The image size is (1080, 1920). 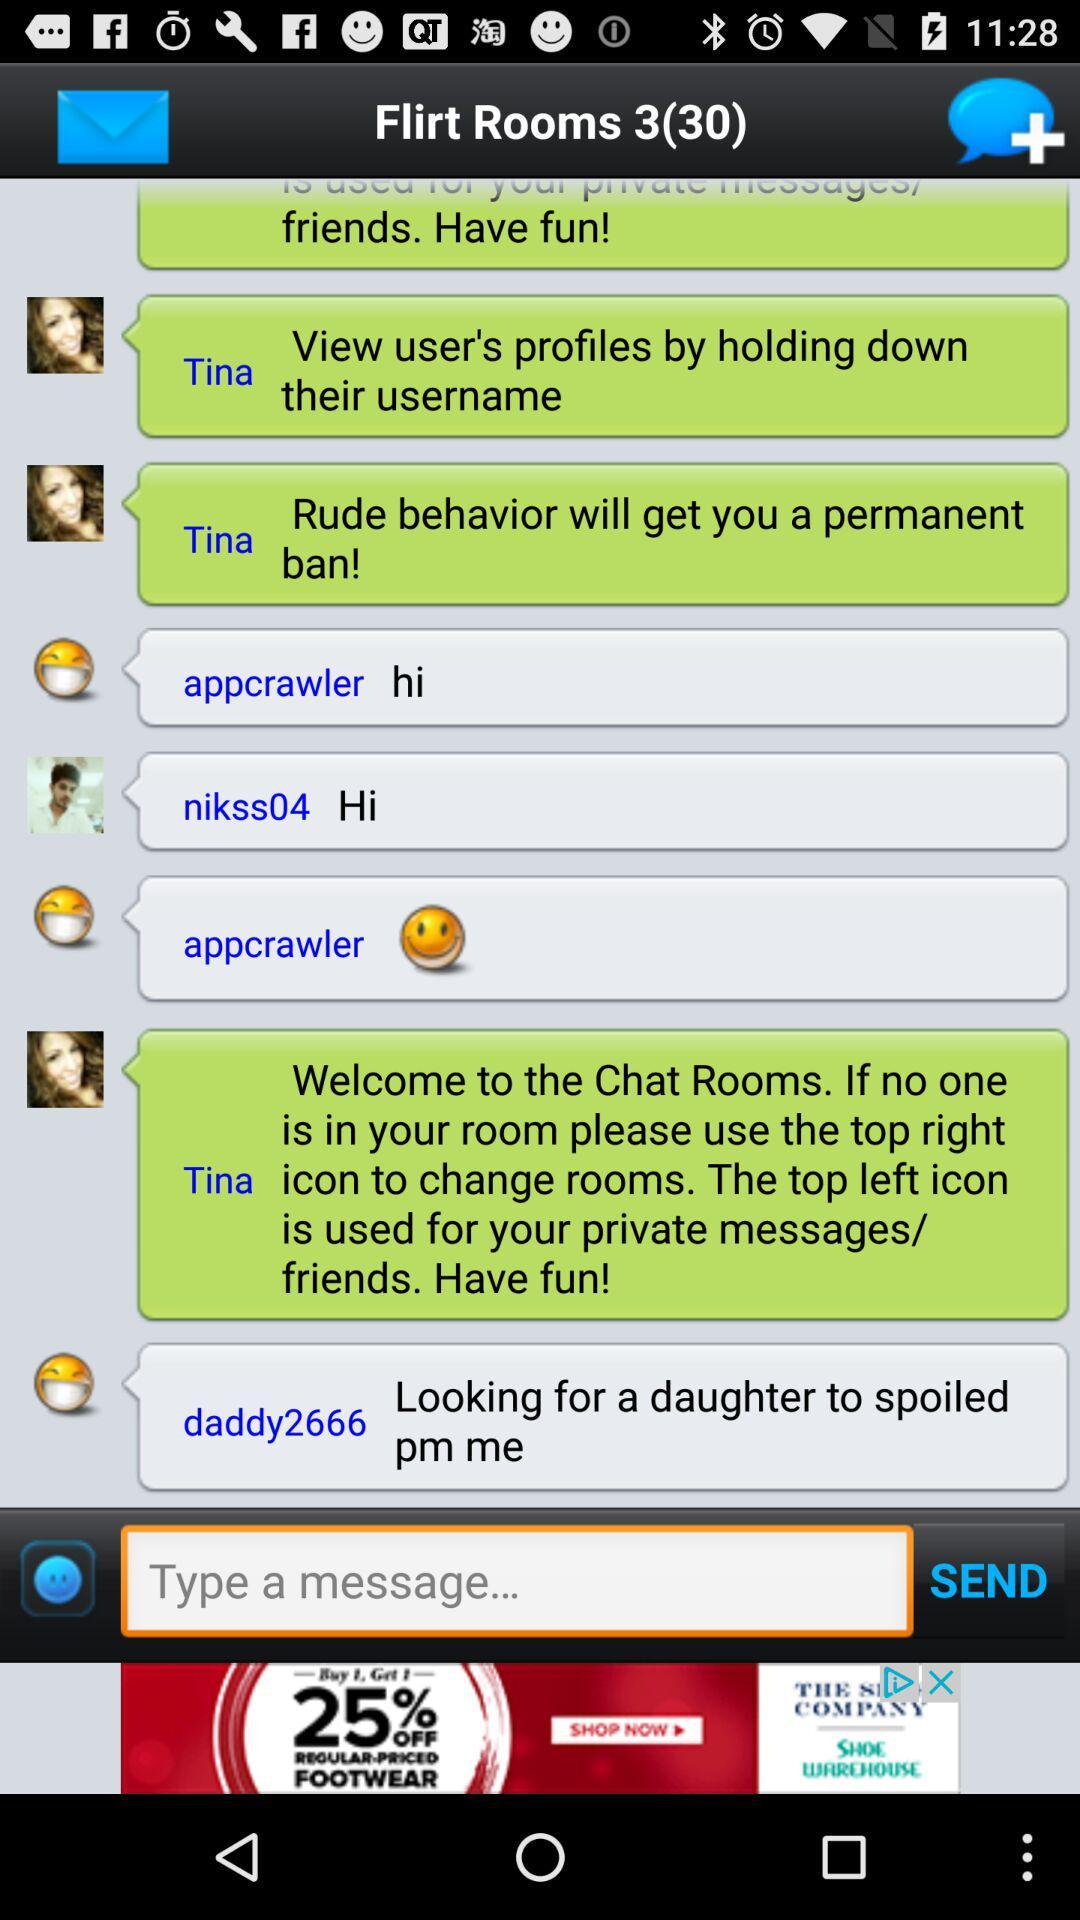 What do you see at coordinates (1007, 119) in the screenshot?
I see `open new chat` at bounding box center [1007, 119].